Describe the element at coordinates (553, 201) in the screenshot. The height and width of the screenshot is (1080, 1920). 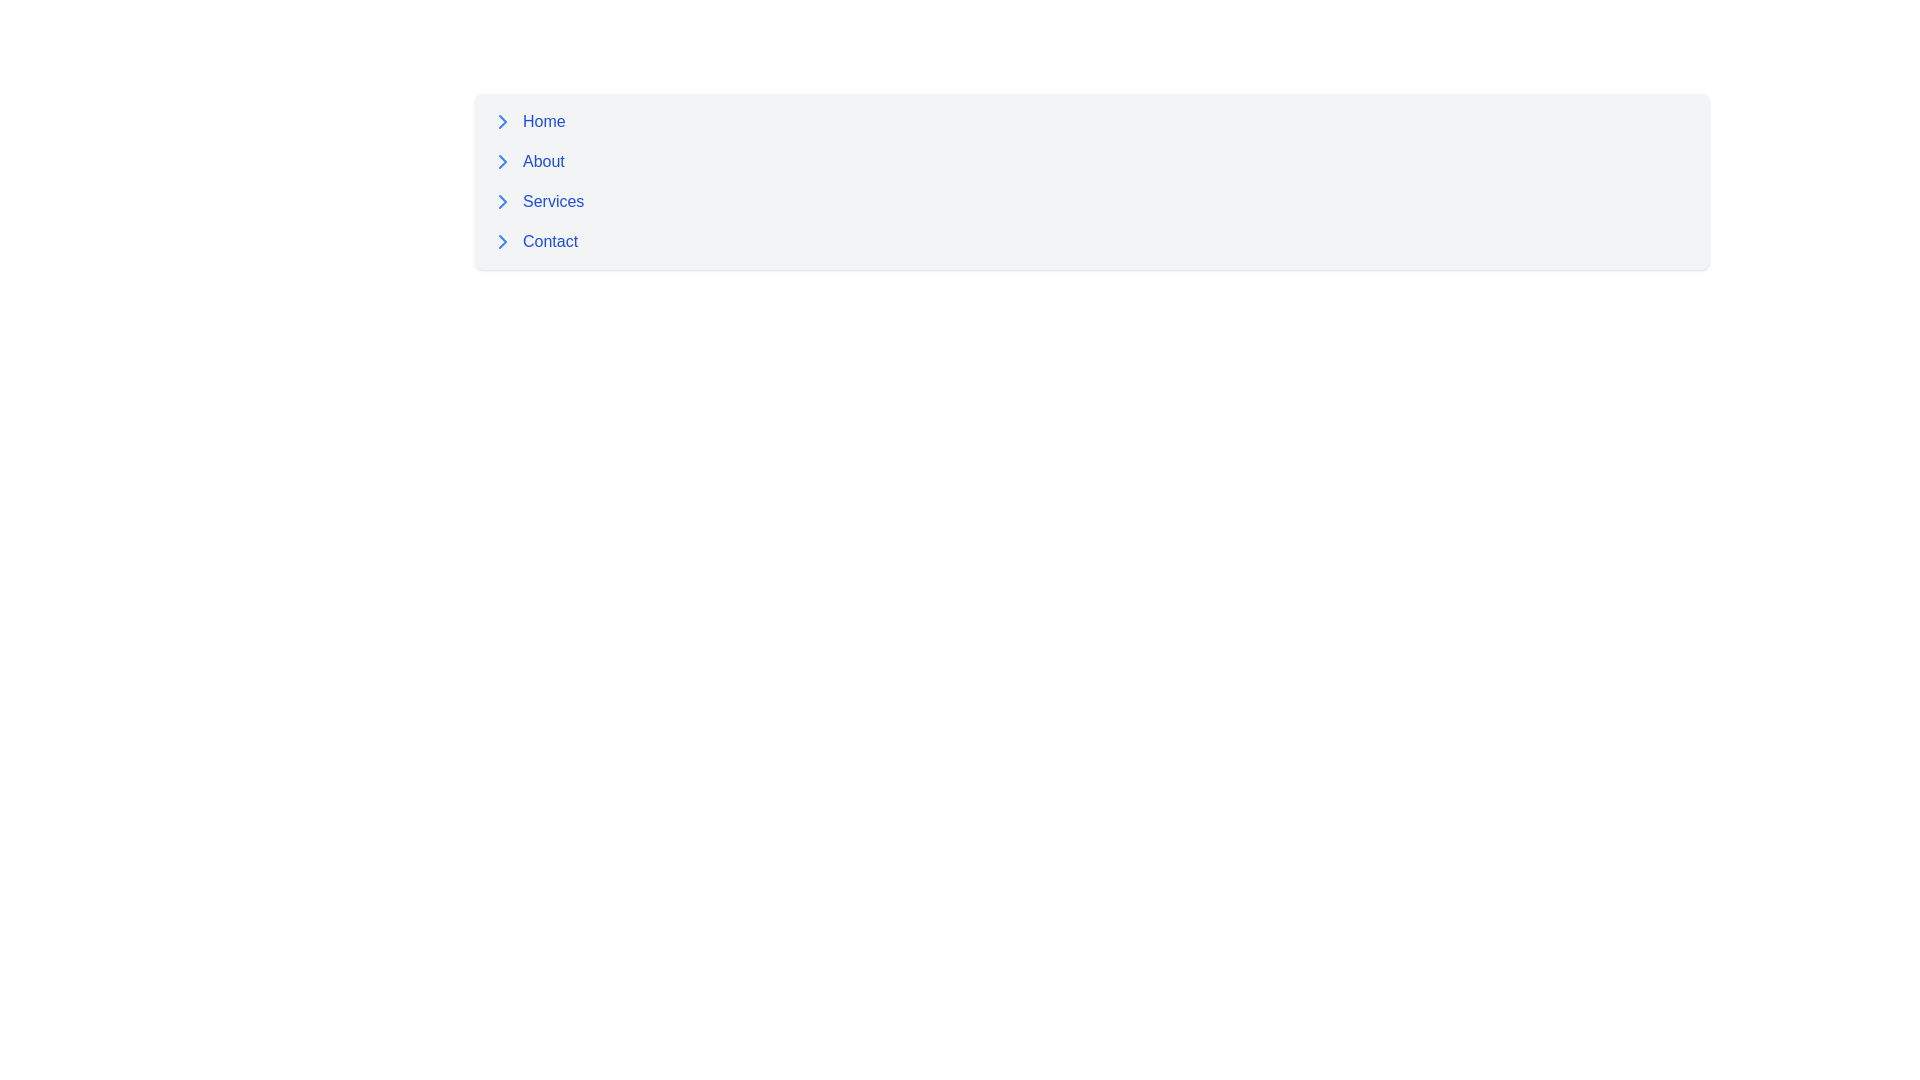
I see `the third navigational link in the menu to trigger the underline appearance` at that location.